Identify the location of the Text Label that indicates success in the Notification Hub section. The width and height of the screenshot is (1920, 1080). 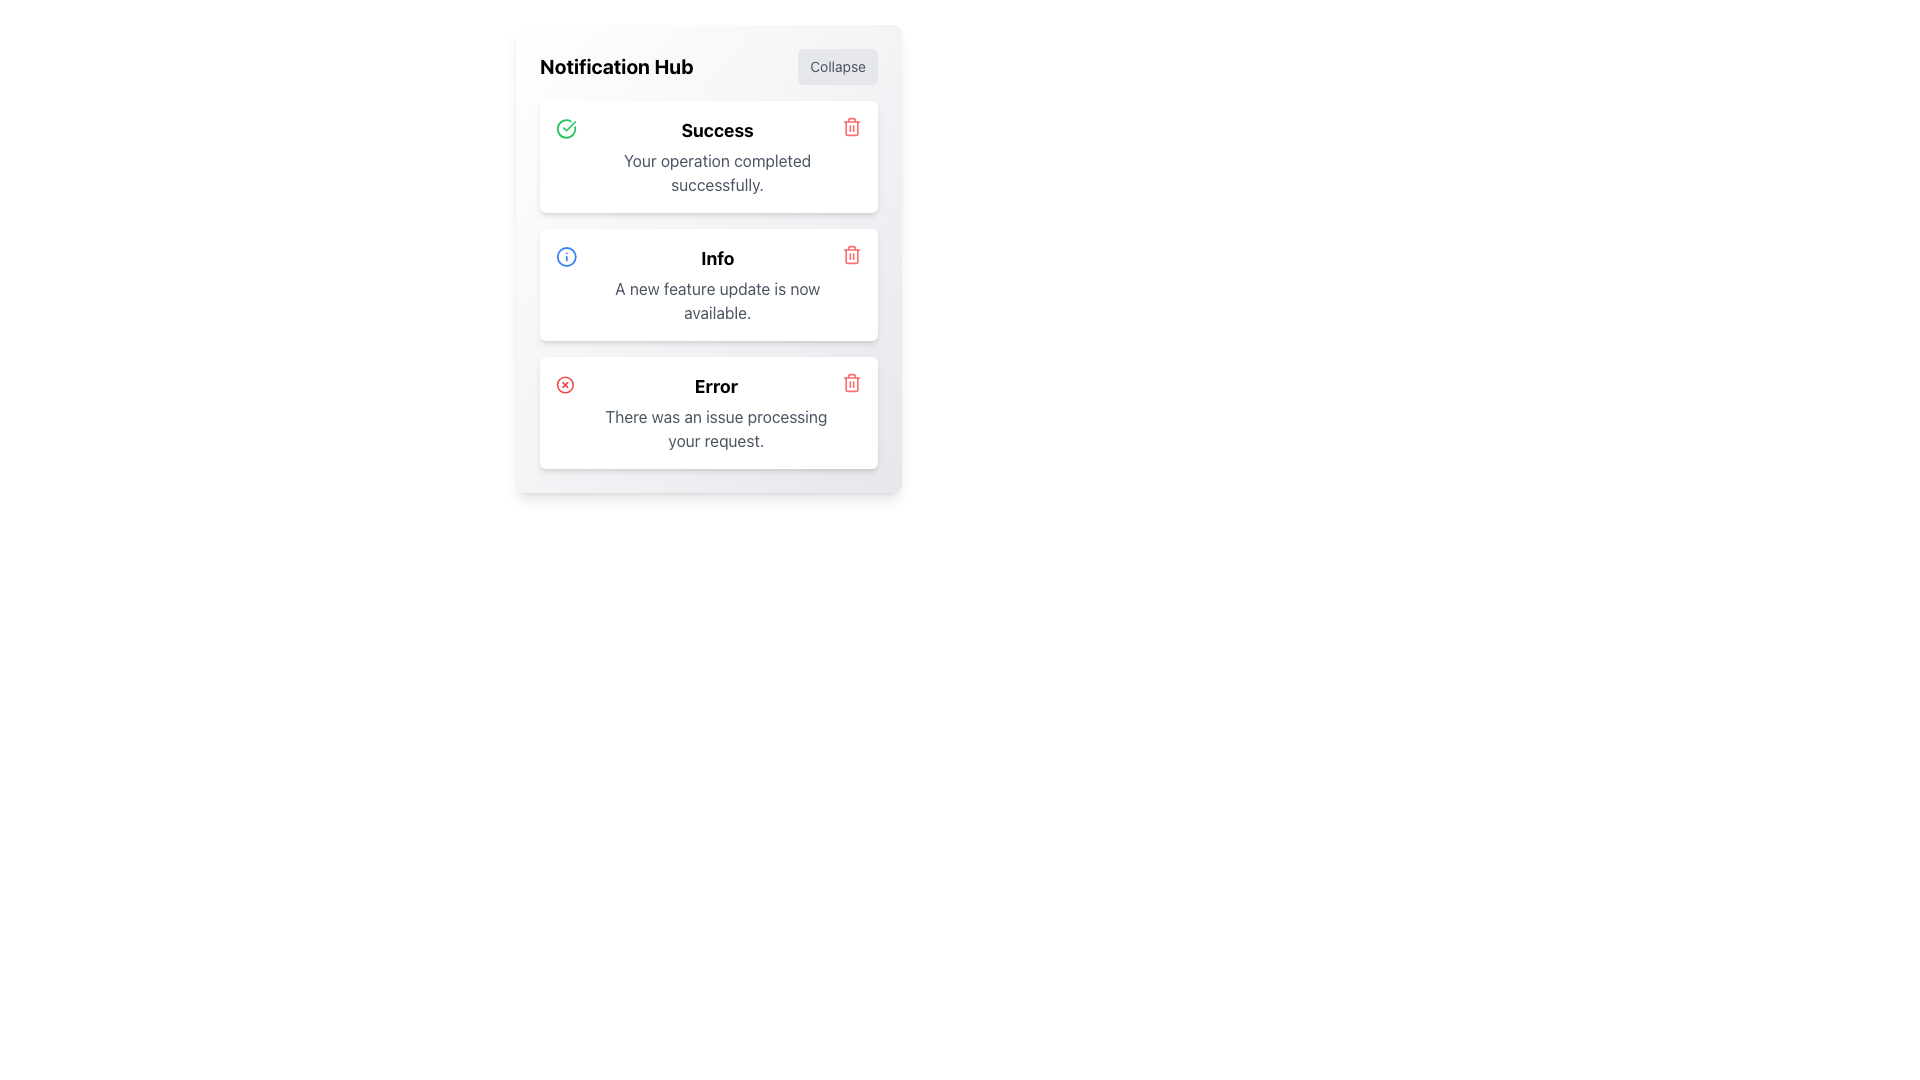
(717, 131).